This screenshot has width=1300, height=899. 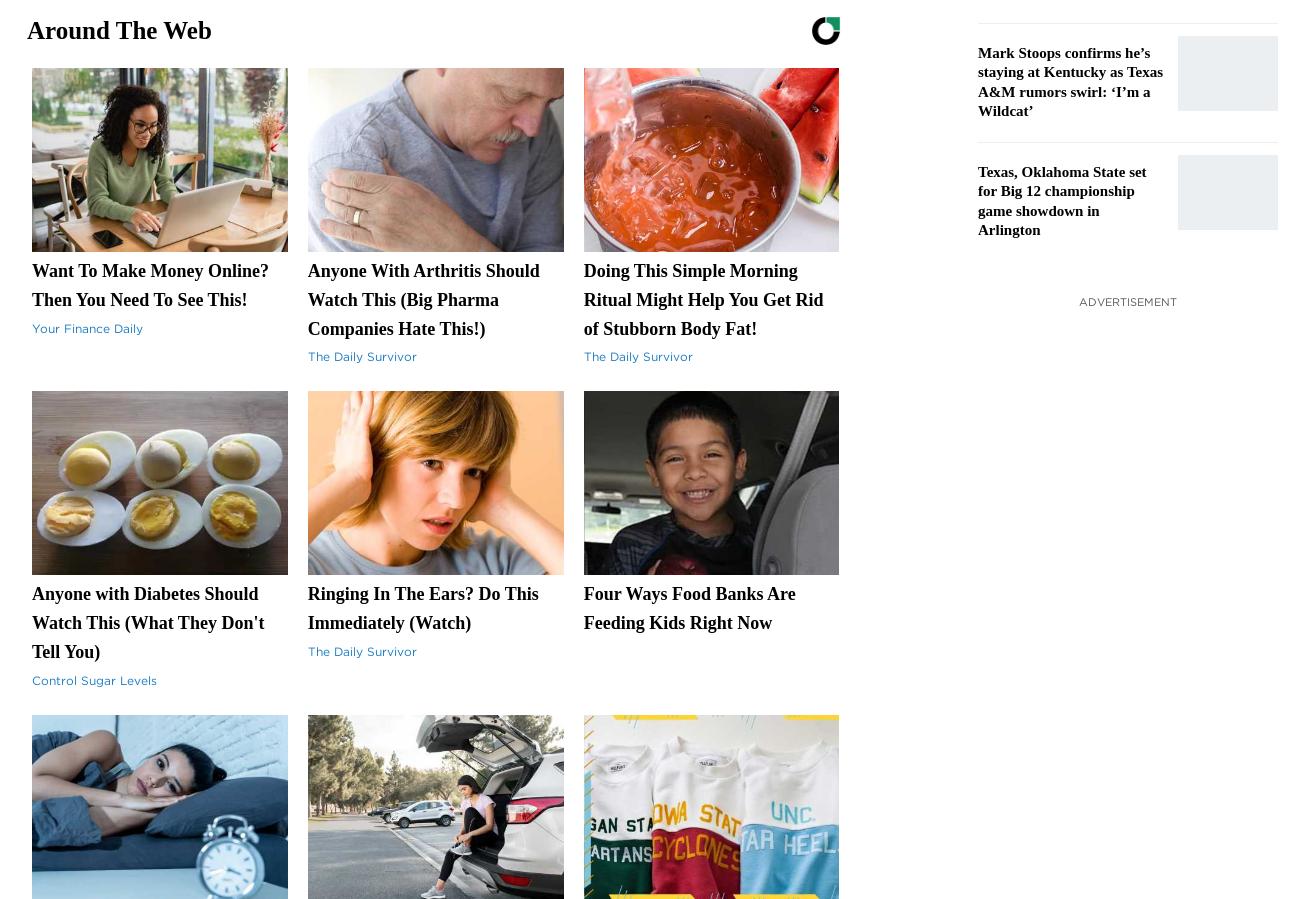 What do you see at coordinates (1070, 80) in the screenshot?
I see `'Mark Stoops confirms he’s staying at Kentucky as Texas A&M rumors swirl: ‘I’m a Wildcat’'` at bounding box center [1070, 80].